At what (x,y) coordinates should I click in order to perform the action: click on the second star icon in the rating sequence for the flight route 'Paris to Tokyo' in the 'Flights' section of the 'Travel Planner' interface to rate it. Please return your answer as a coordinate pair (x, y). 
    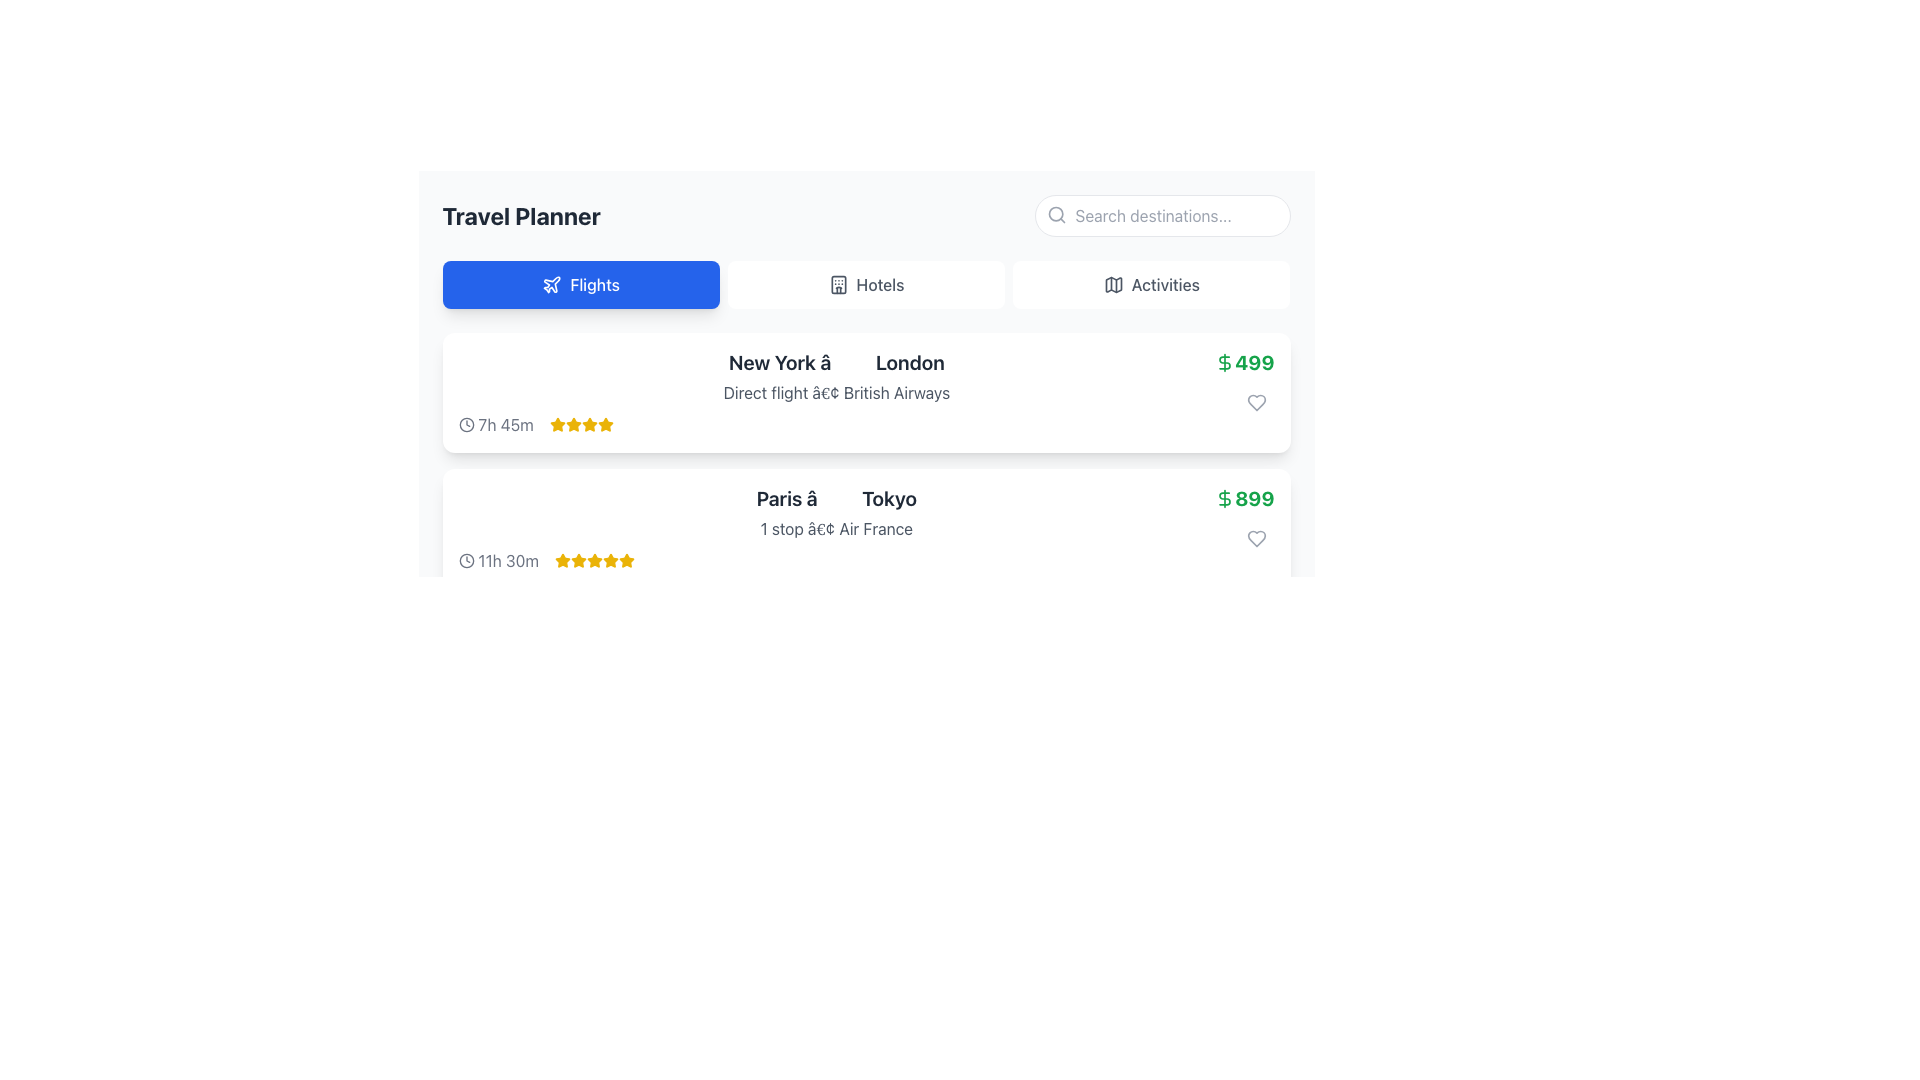
    Looking at the image, I should click on (594, 560).